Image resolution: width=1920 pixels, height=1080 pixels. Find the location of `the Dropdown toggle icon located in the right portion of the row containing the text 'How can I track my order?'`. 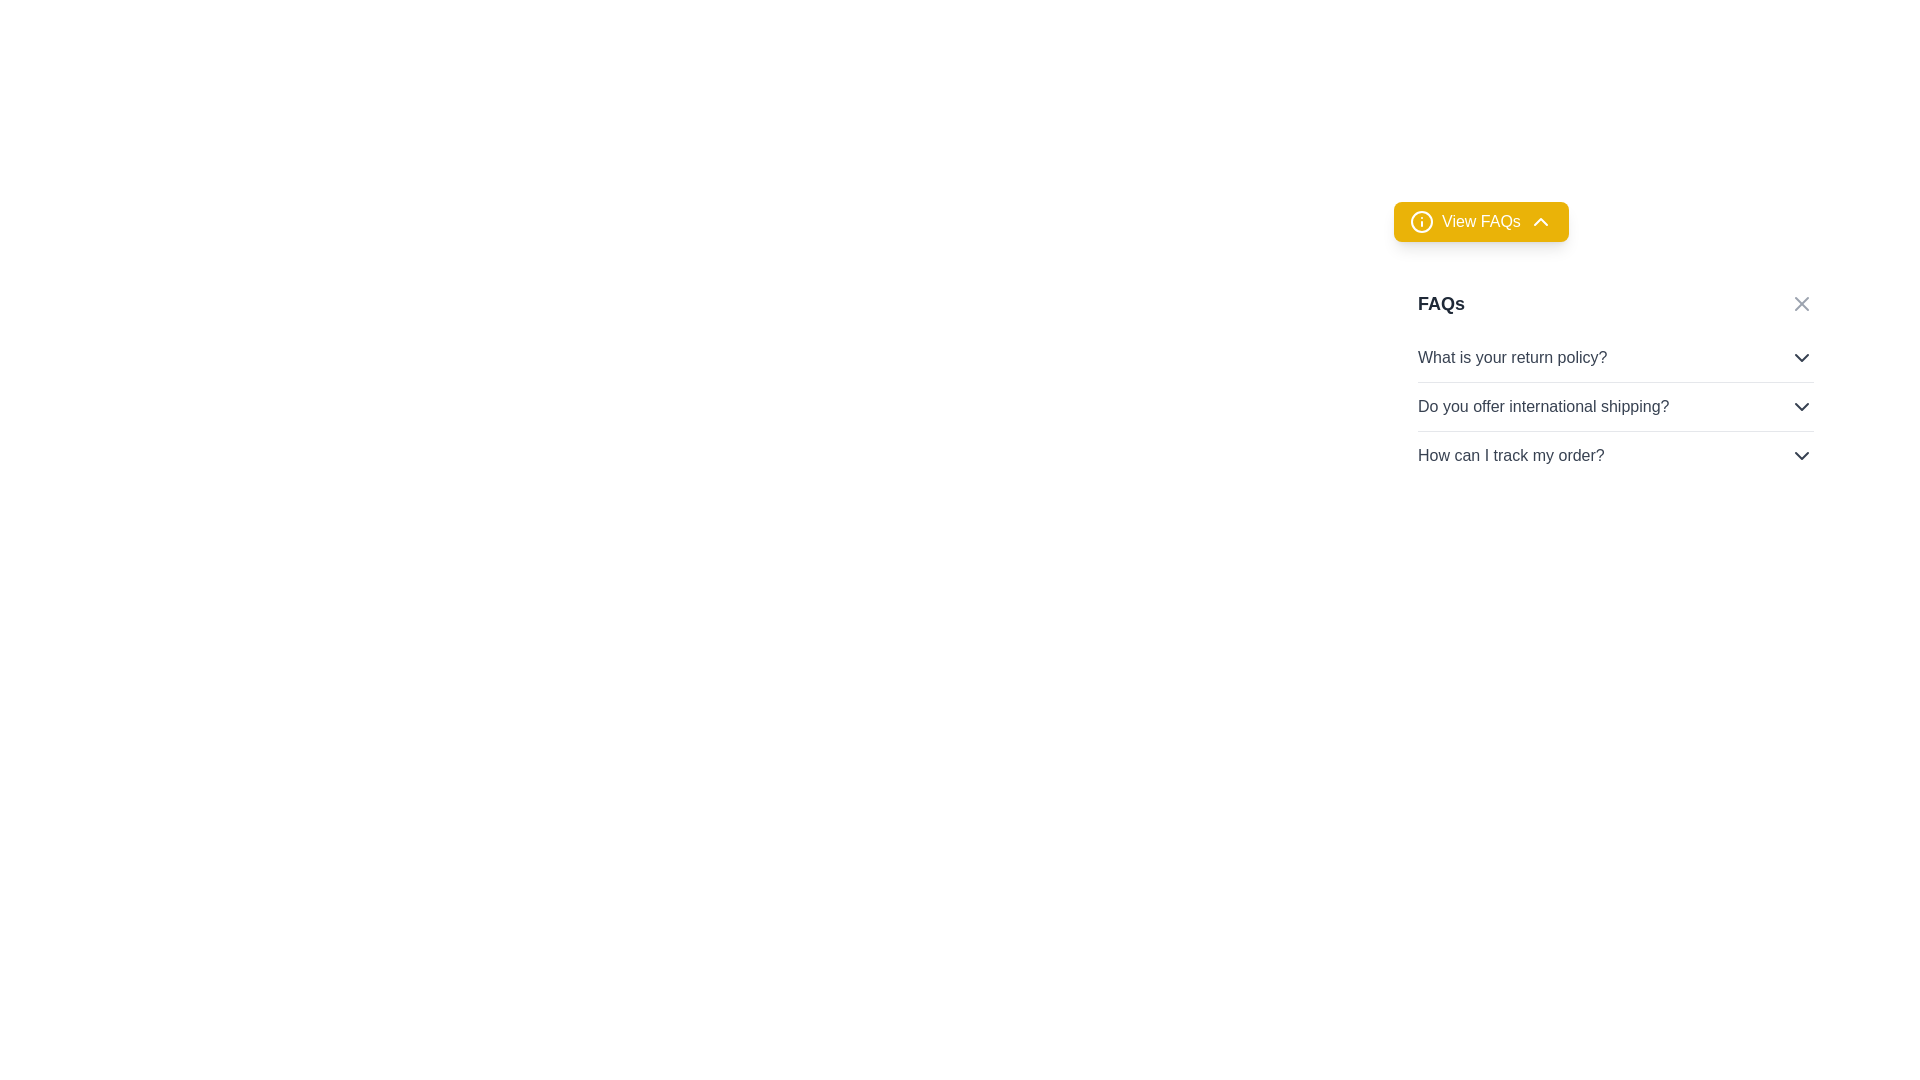

the Dropdown toggle icon located in the right portion of the row containing the text 'How can I track my order?' is located at coordinates (1801, 455).